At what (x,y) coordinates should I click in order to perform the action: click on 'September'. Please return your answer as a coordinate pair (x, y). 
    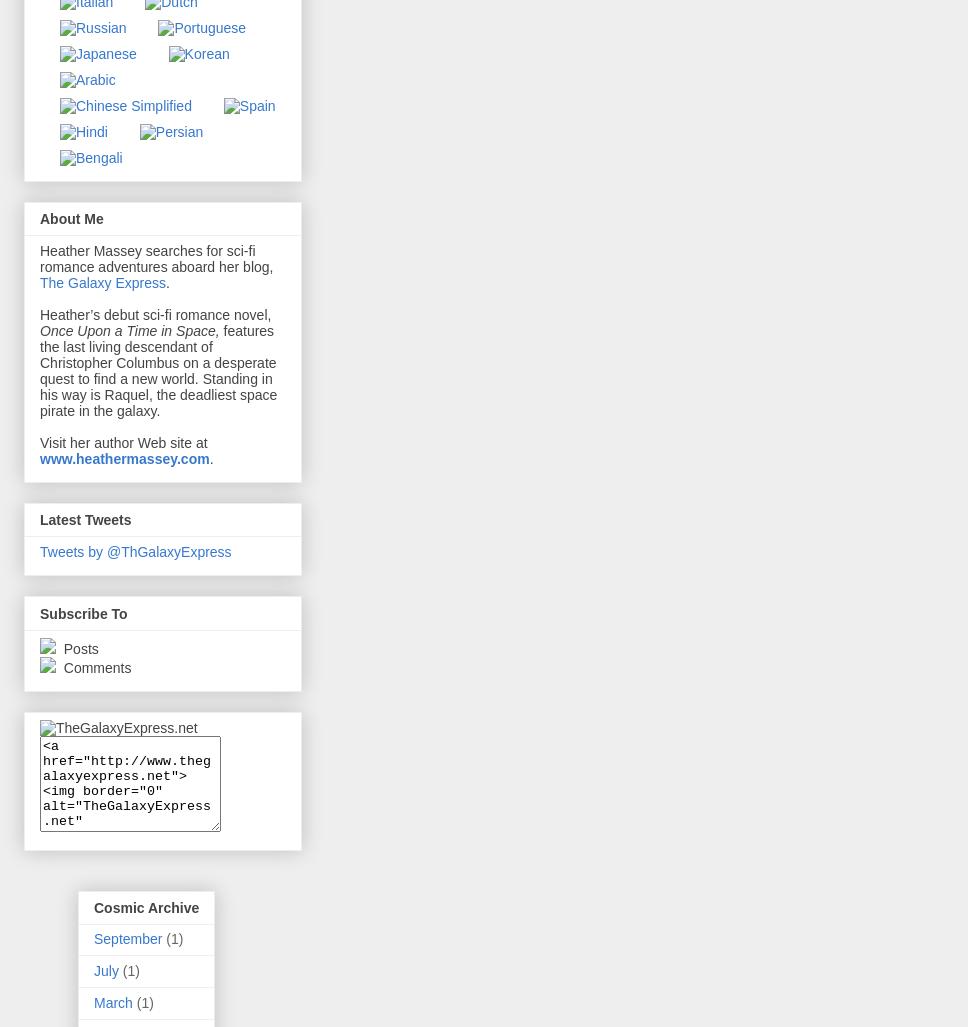
    Looking at the image, I should click on (126, 938).